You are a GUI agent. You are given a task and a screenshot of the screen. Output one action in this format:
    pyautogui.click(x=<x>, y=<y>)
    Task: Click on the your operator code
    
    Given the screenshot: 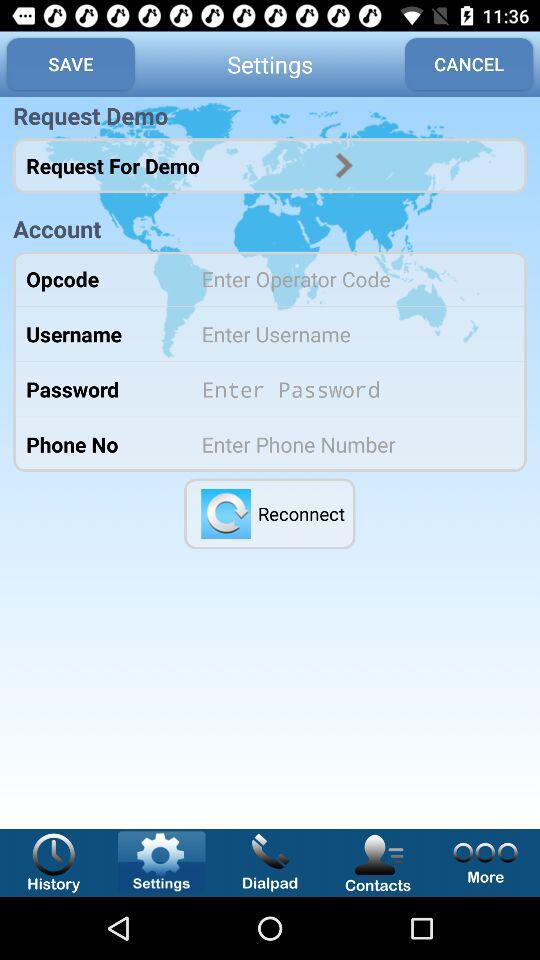 What is the action you would take?
    pyautogui.click(x=350, y=277)
    